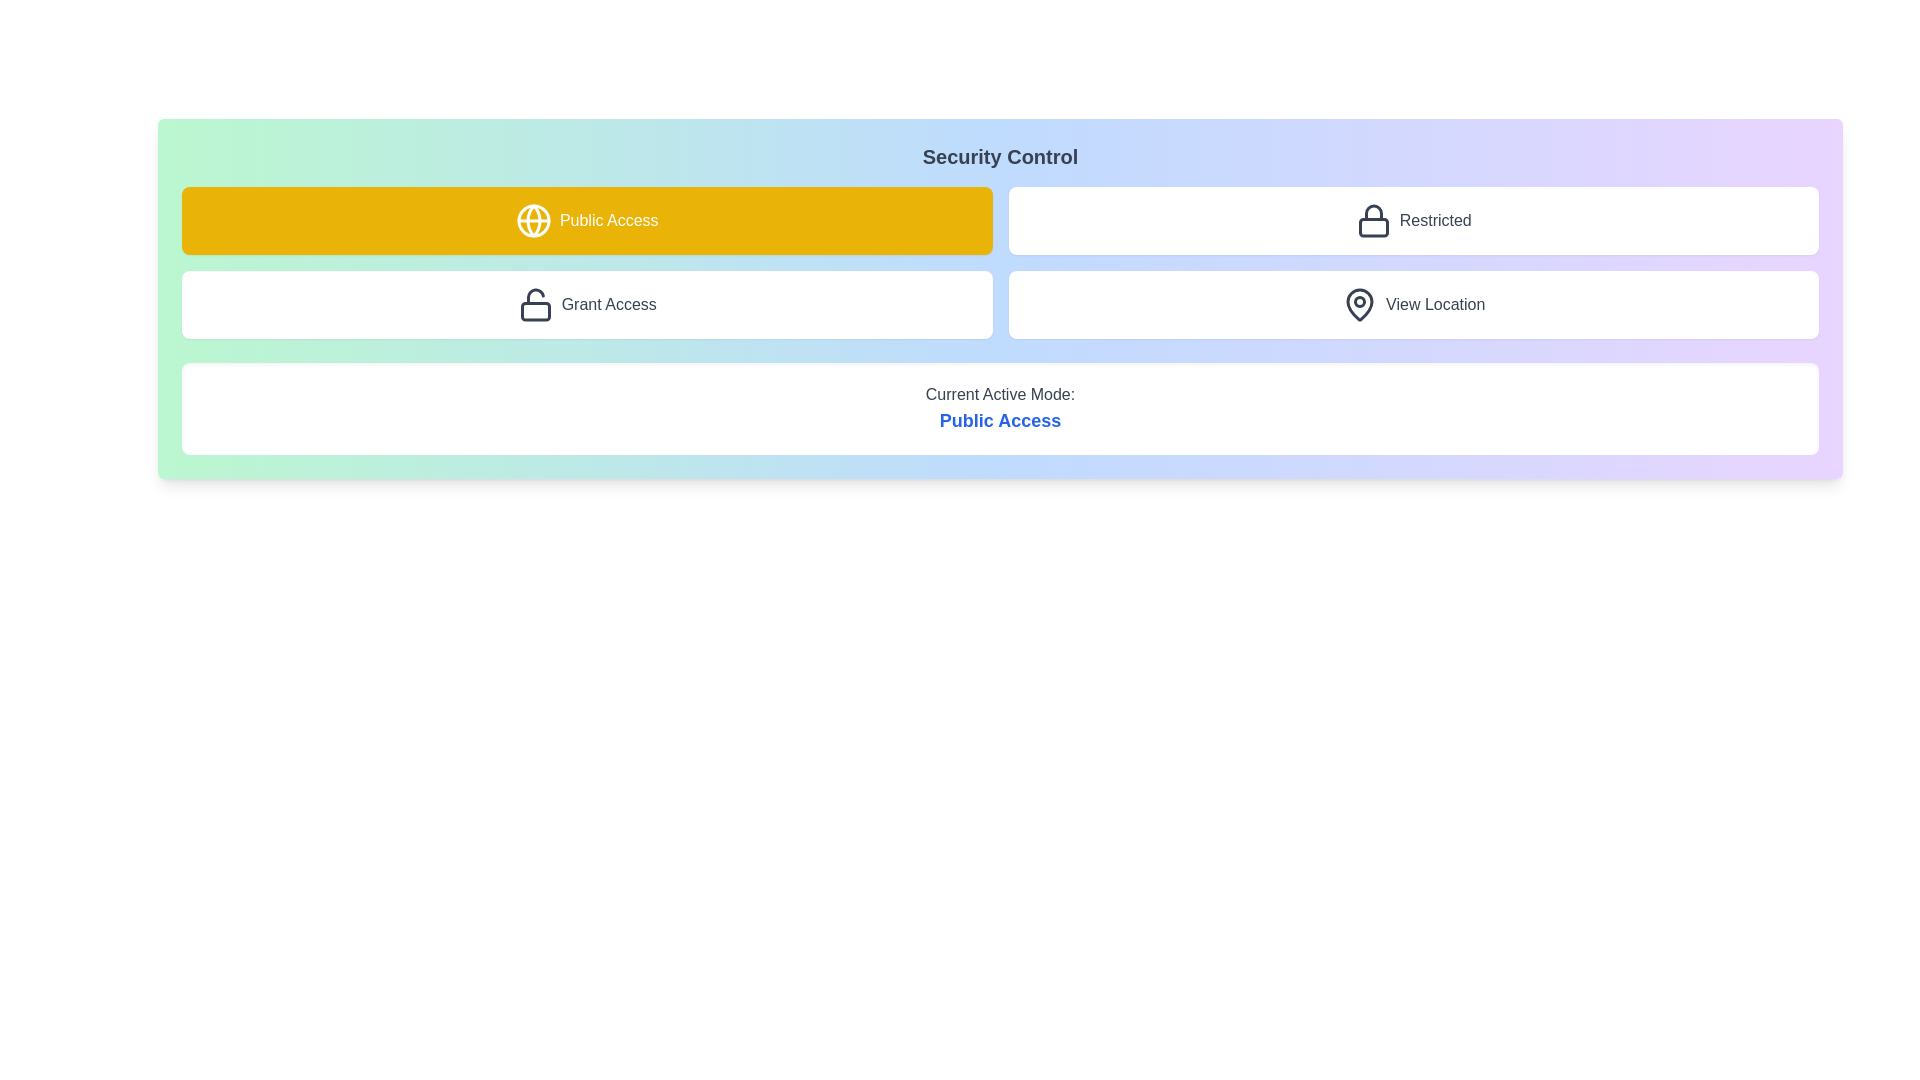 This screenshot has height=1080, width=1920. What do you see at coordinates (1412, 220) in the screenshot?
I see `the mode Restricted by clicking on the corresponding button` at bounding box center [1412, 220].